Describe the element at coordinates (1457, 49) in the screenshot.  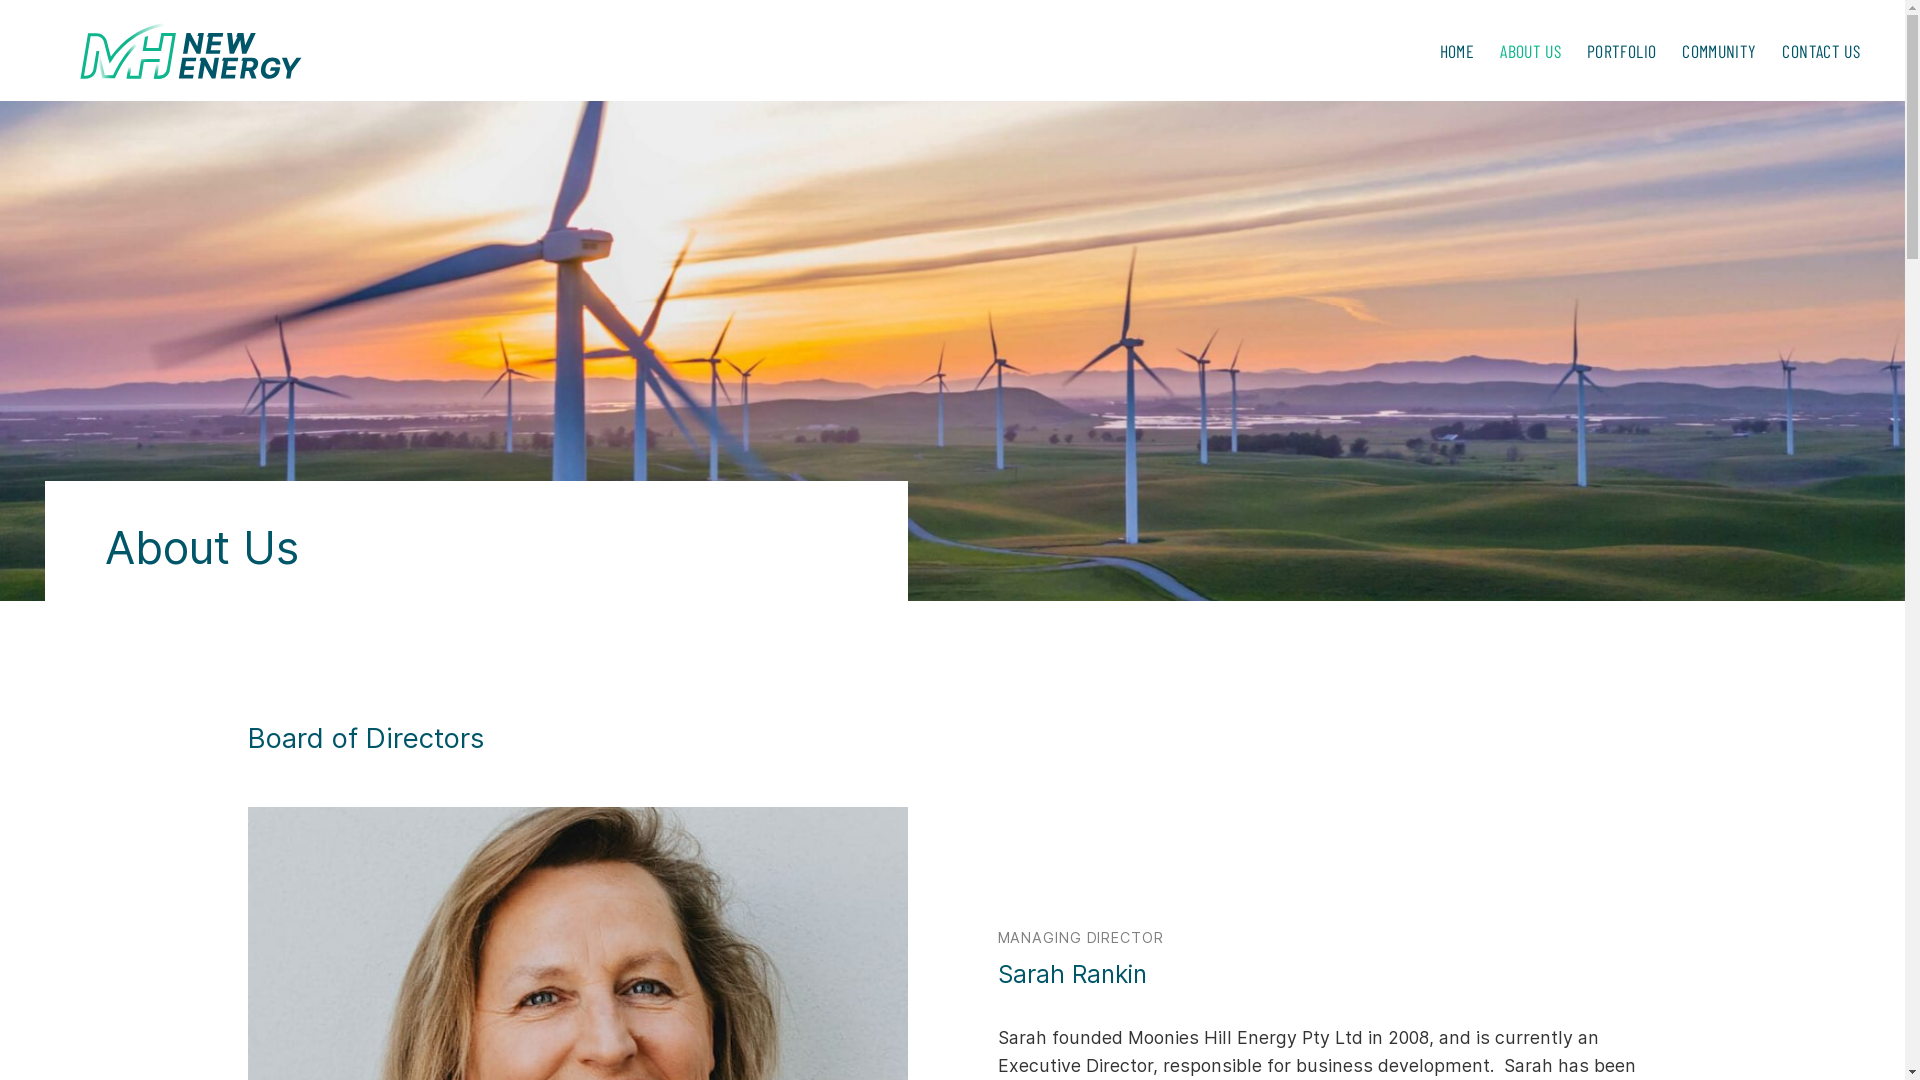
I see `'HOME'` at that location.